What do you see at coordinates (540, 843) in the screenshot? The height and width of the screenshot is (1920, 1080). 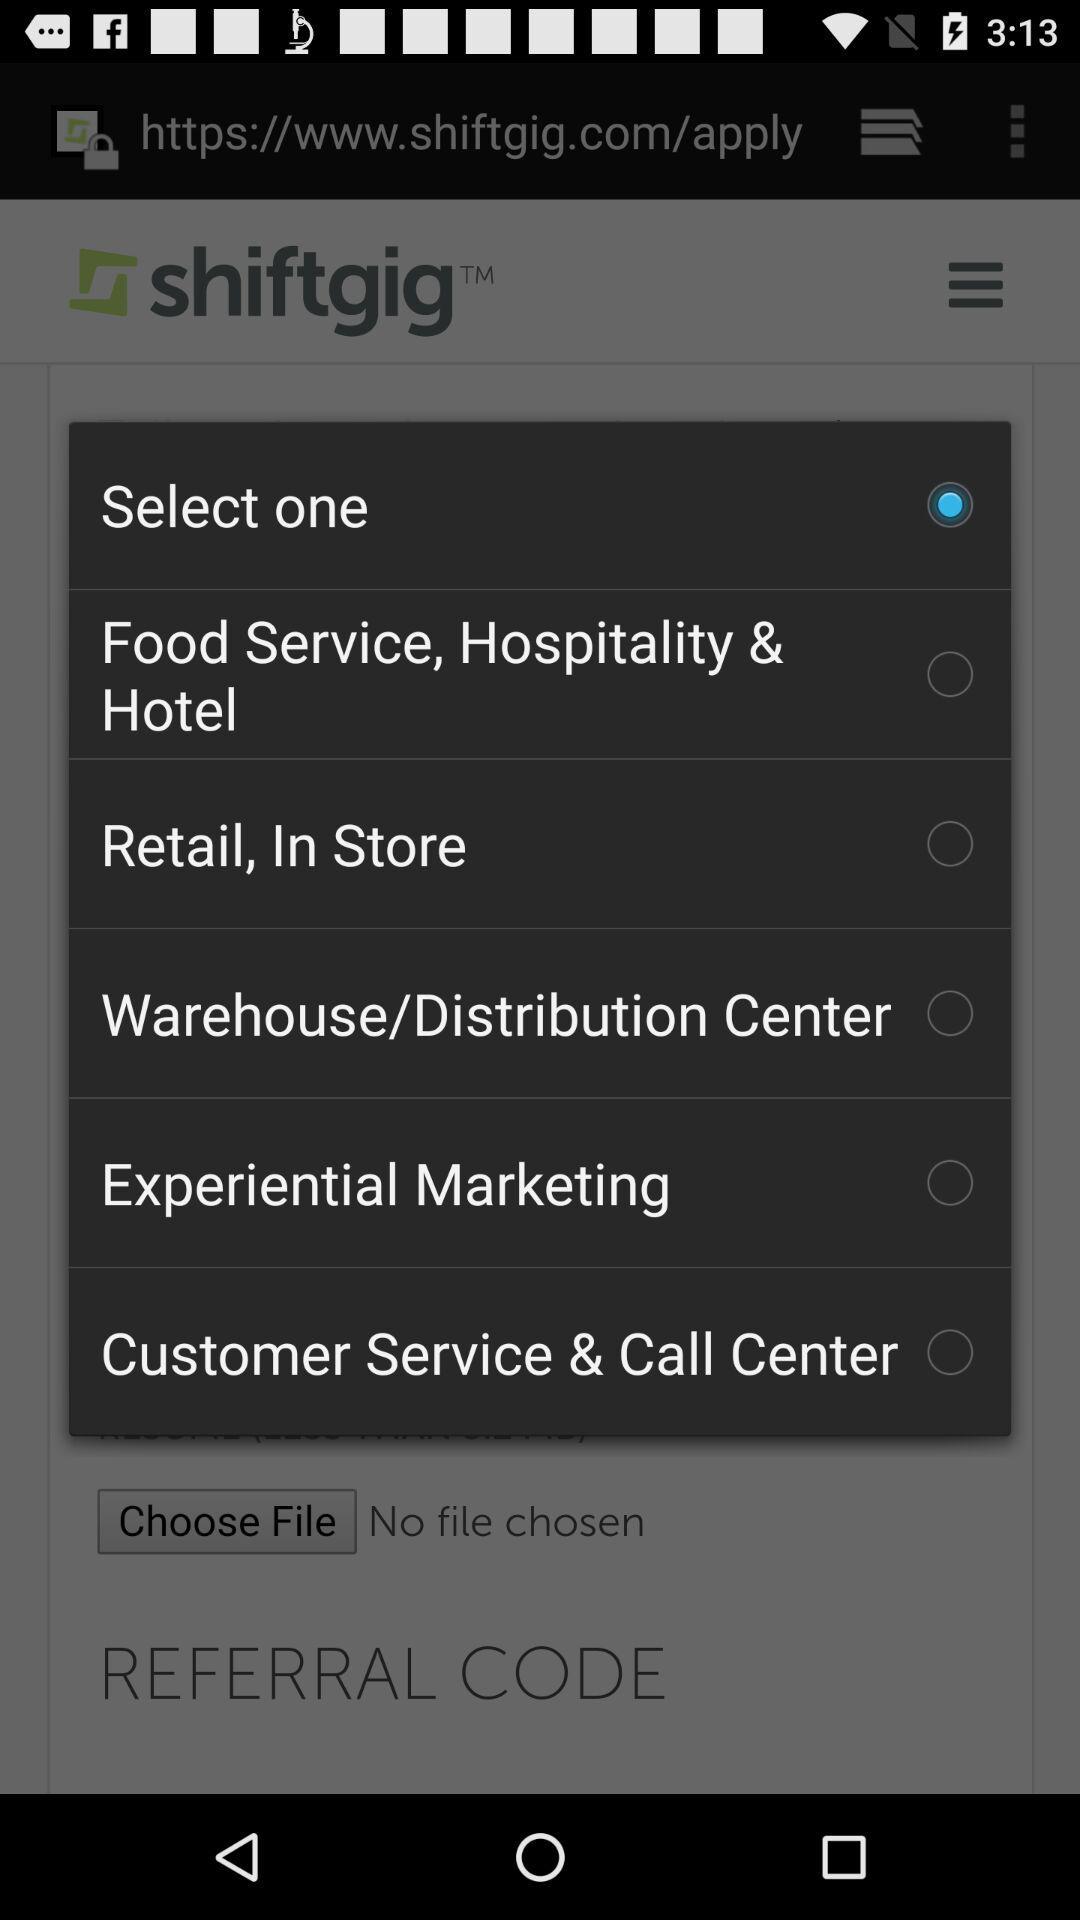 I see `retail, in store icon` at bounding box center [540, 843].